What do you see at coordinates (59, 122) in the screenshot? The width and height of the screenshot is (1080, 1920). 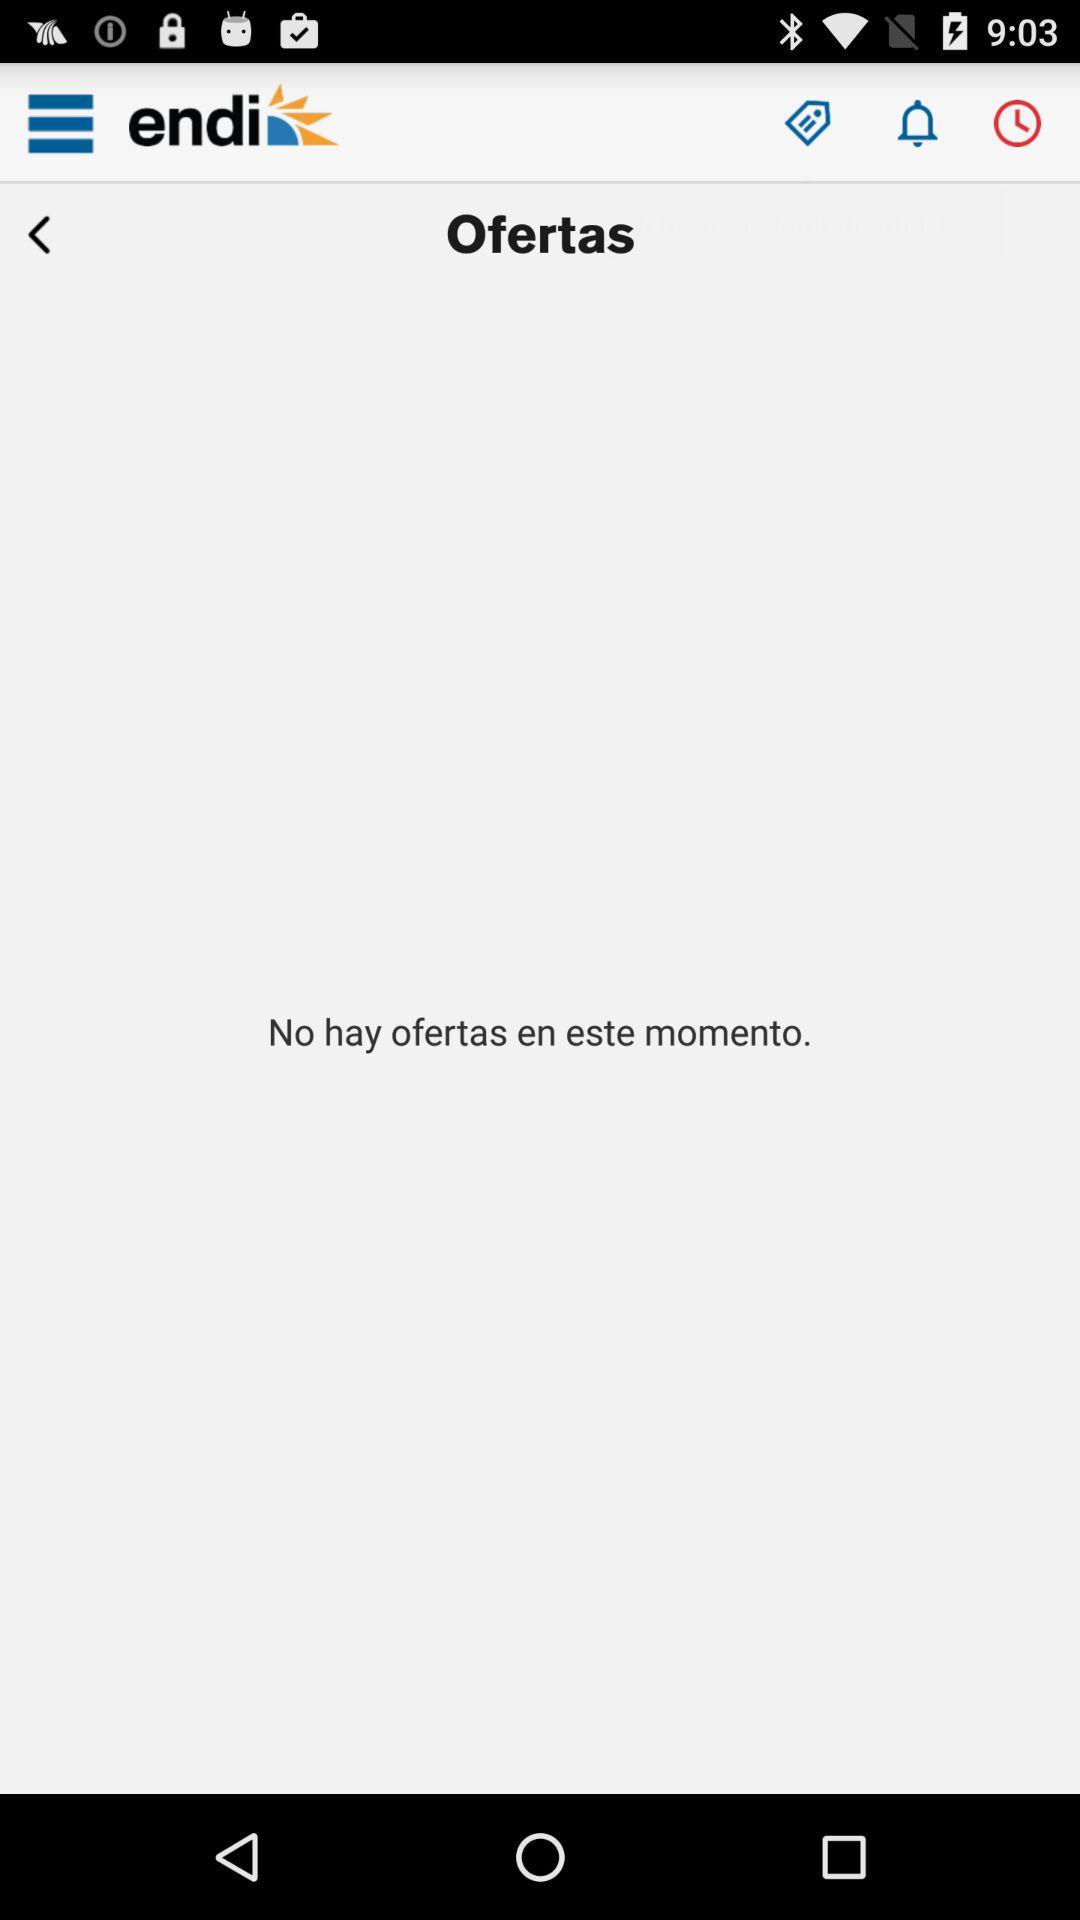 I see `menu` at bounding box center [59, 122].